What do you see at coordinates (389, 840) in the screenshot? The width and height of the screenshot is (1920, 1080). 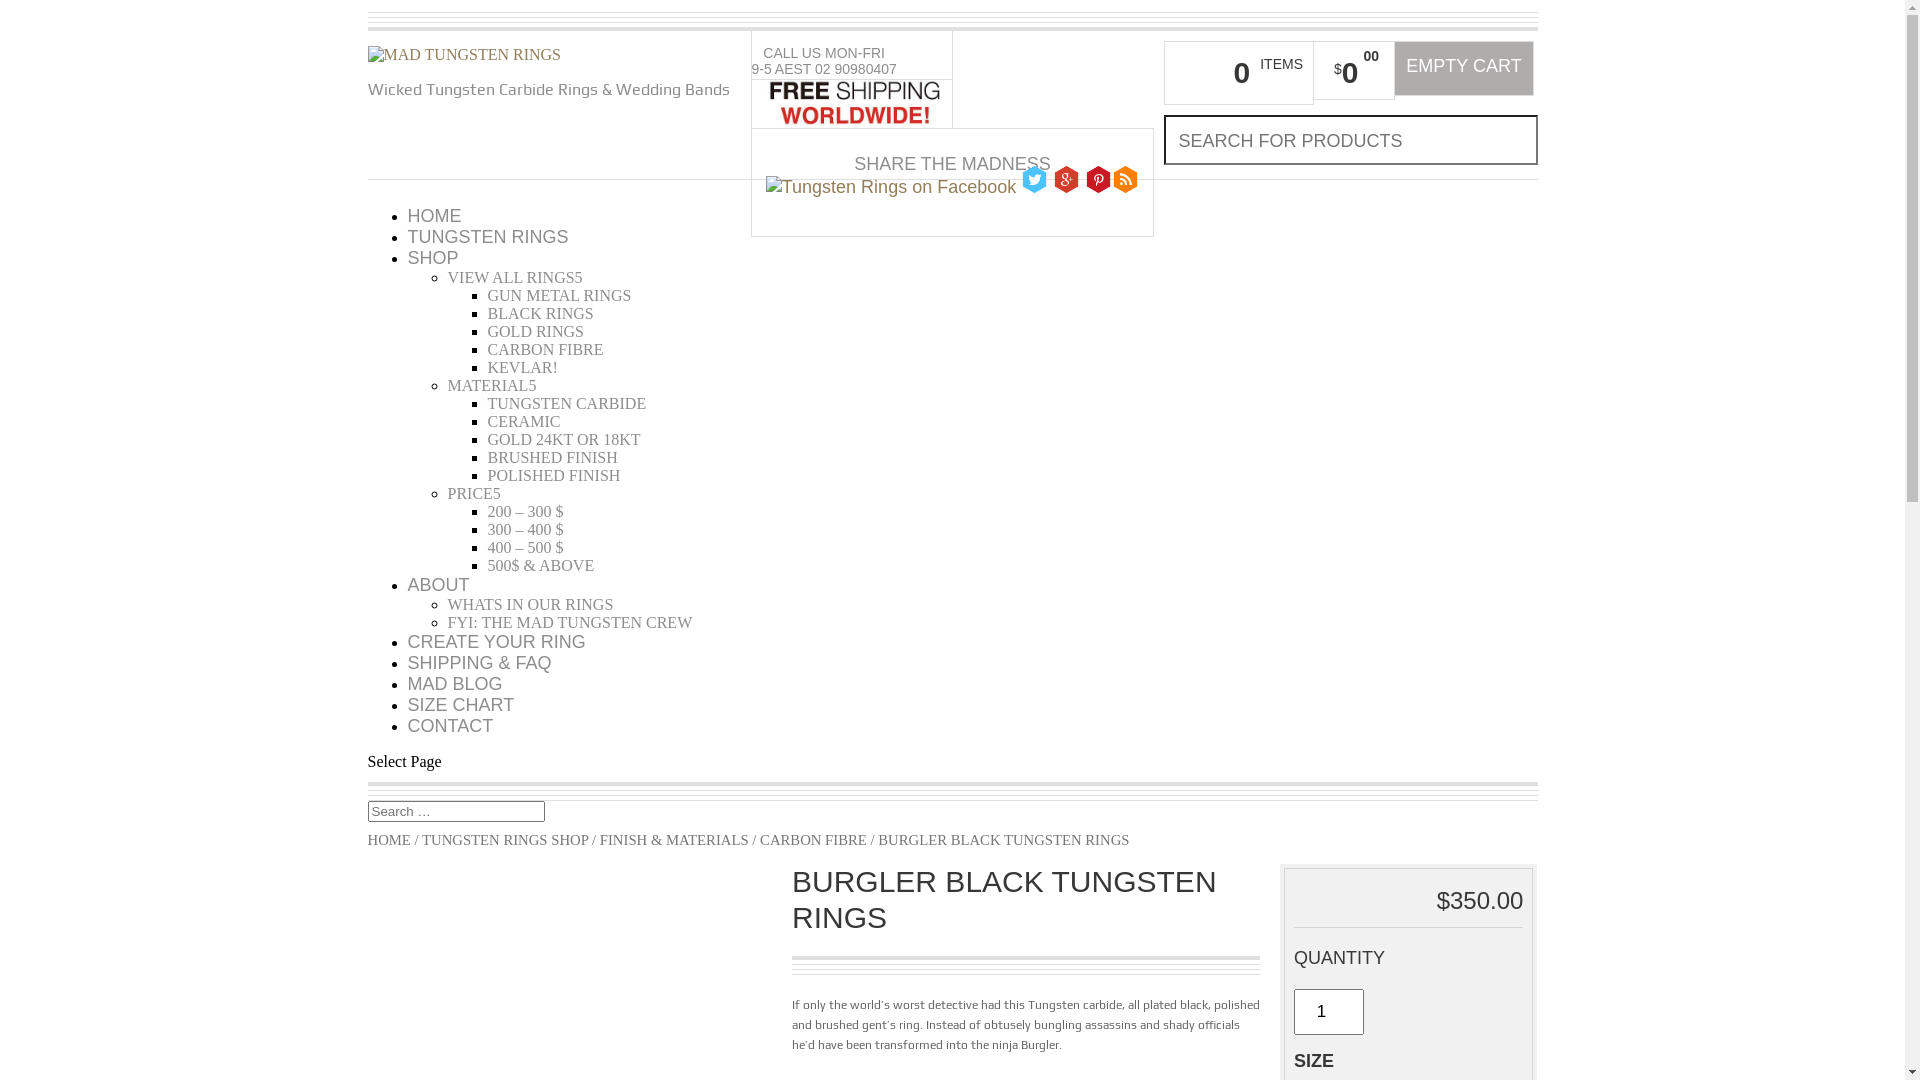 I see `'HOME'` at bounding box center [389, 840].